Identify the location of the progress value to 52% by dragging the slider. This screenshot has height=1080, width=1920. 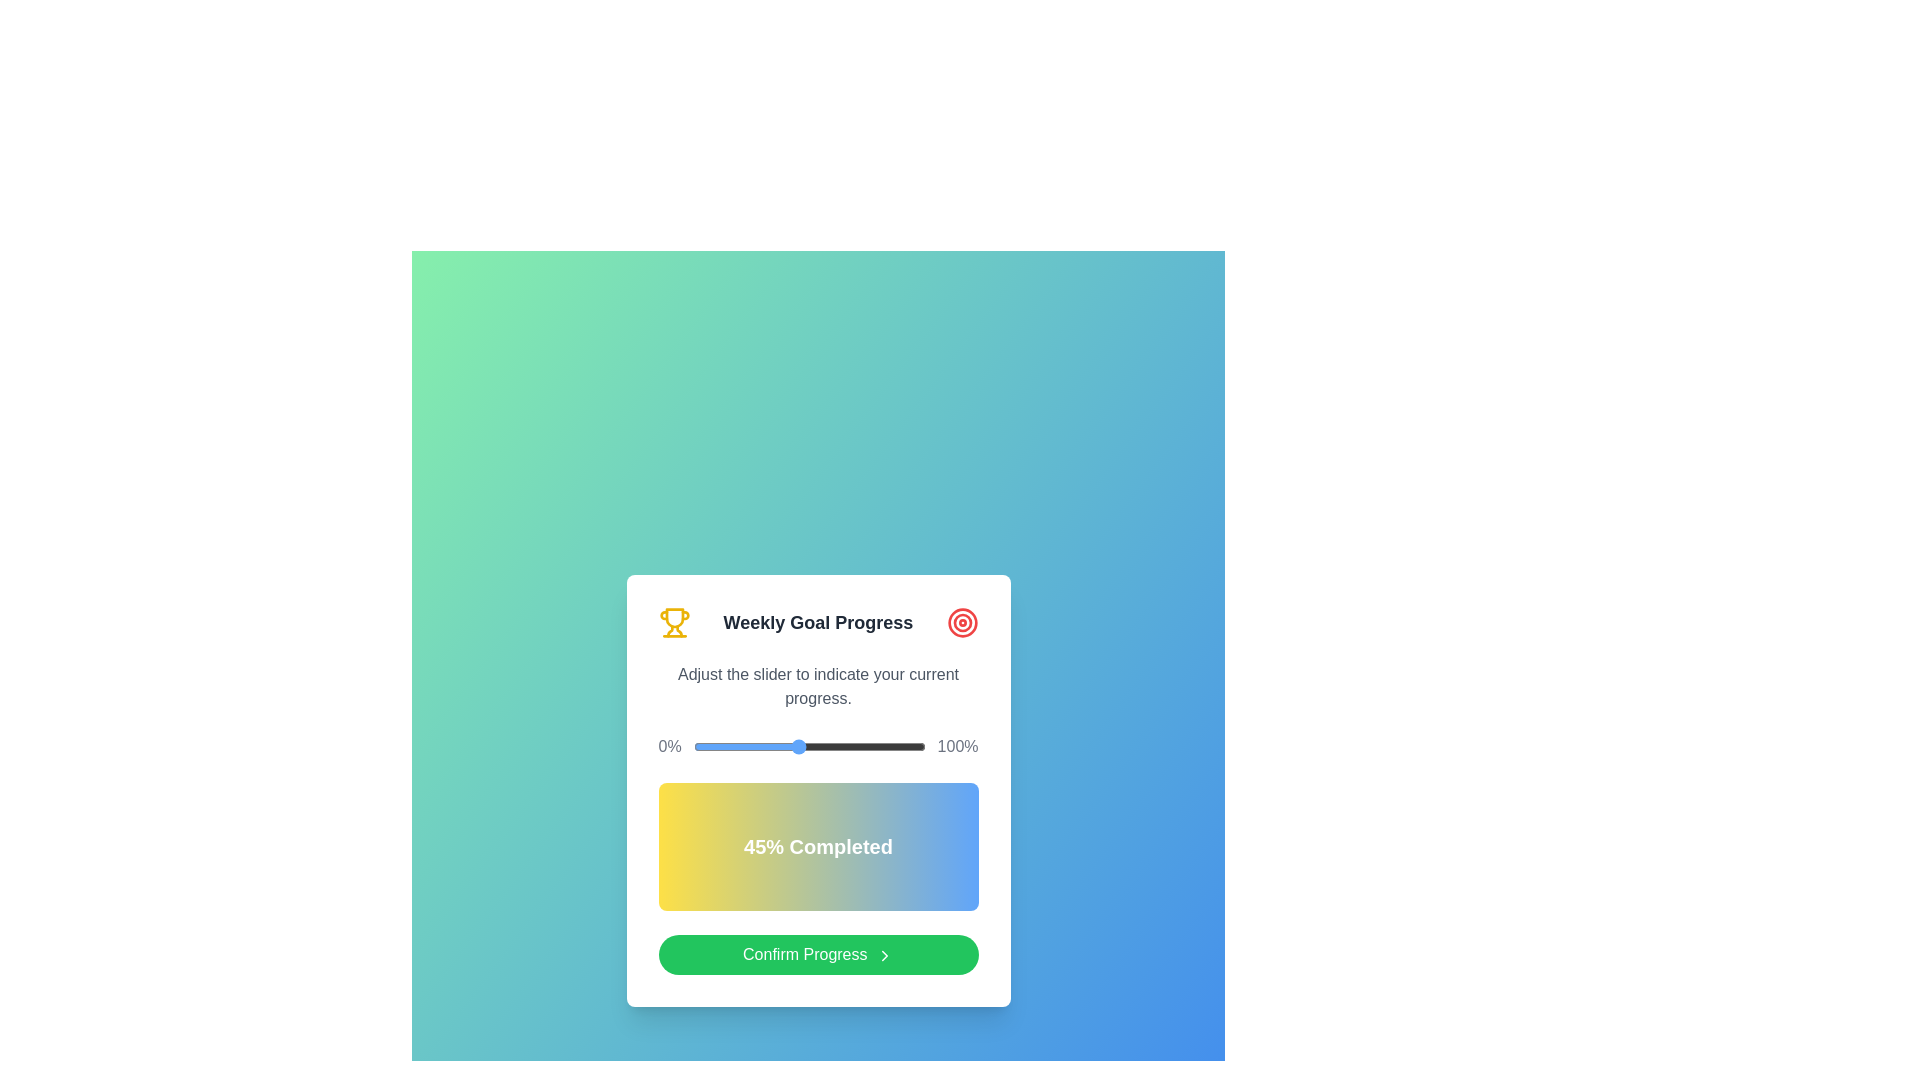
(814, 747).